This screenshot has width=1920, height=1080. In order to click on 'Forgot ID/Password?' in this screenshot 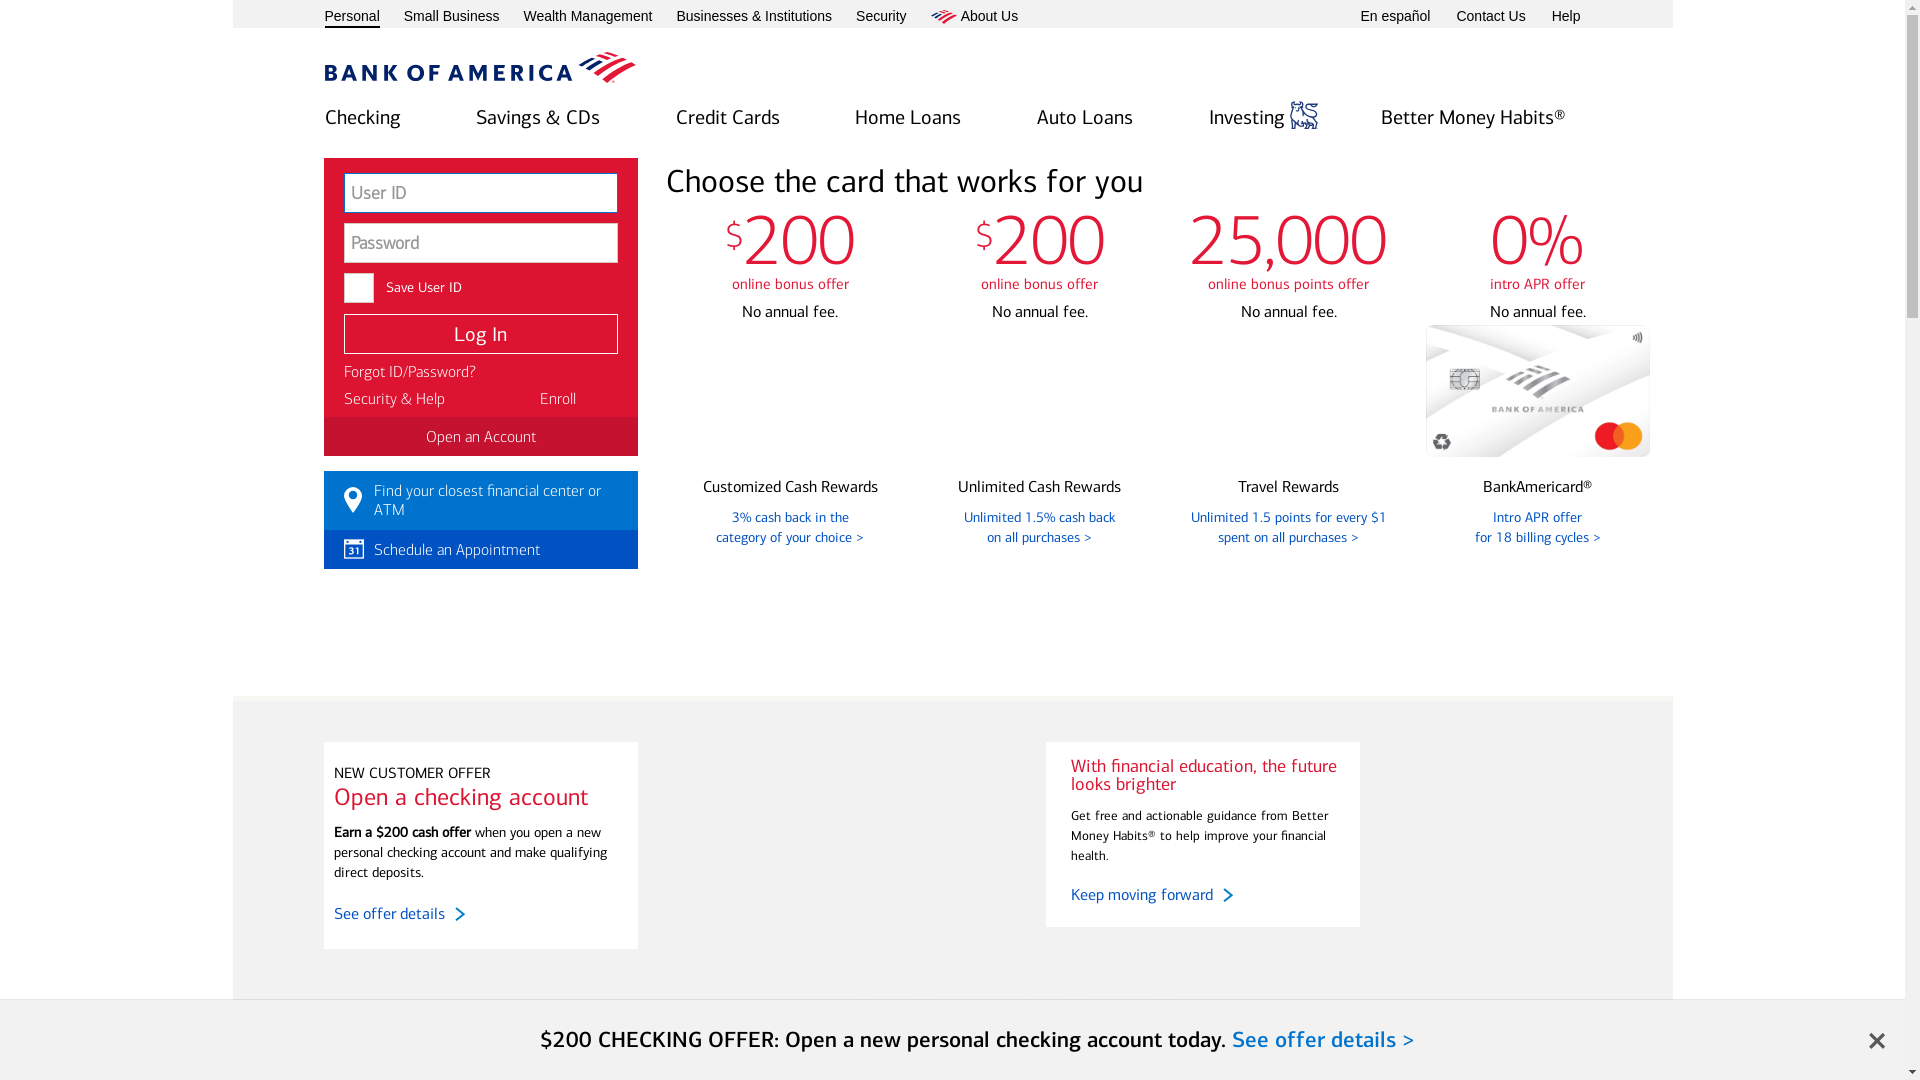, I will do `click(344, 371)`.